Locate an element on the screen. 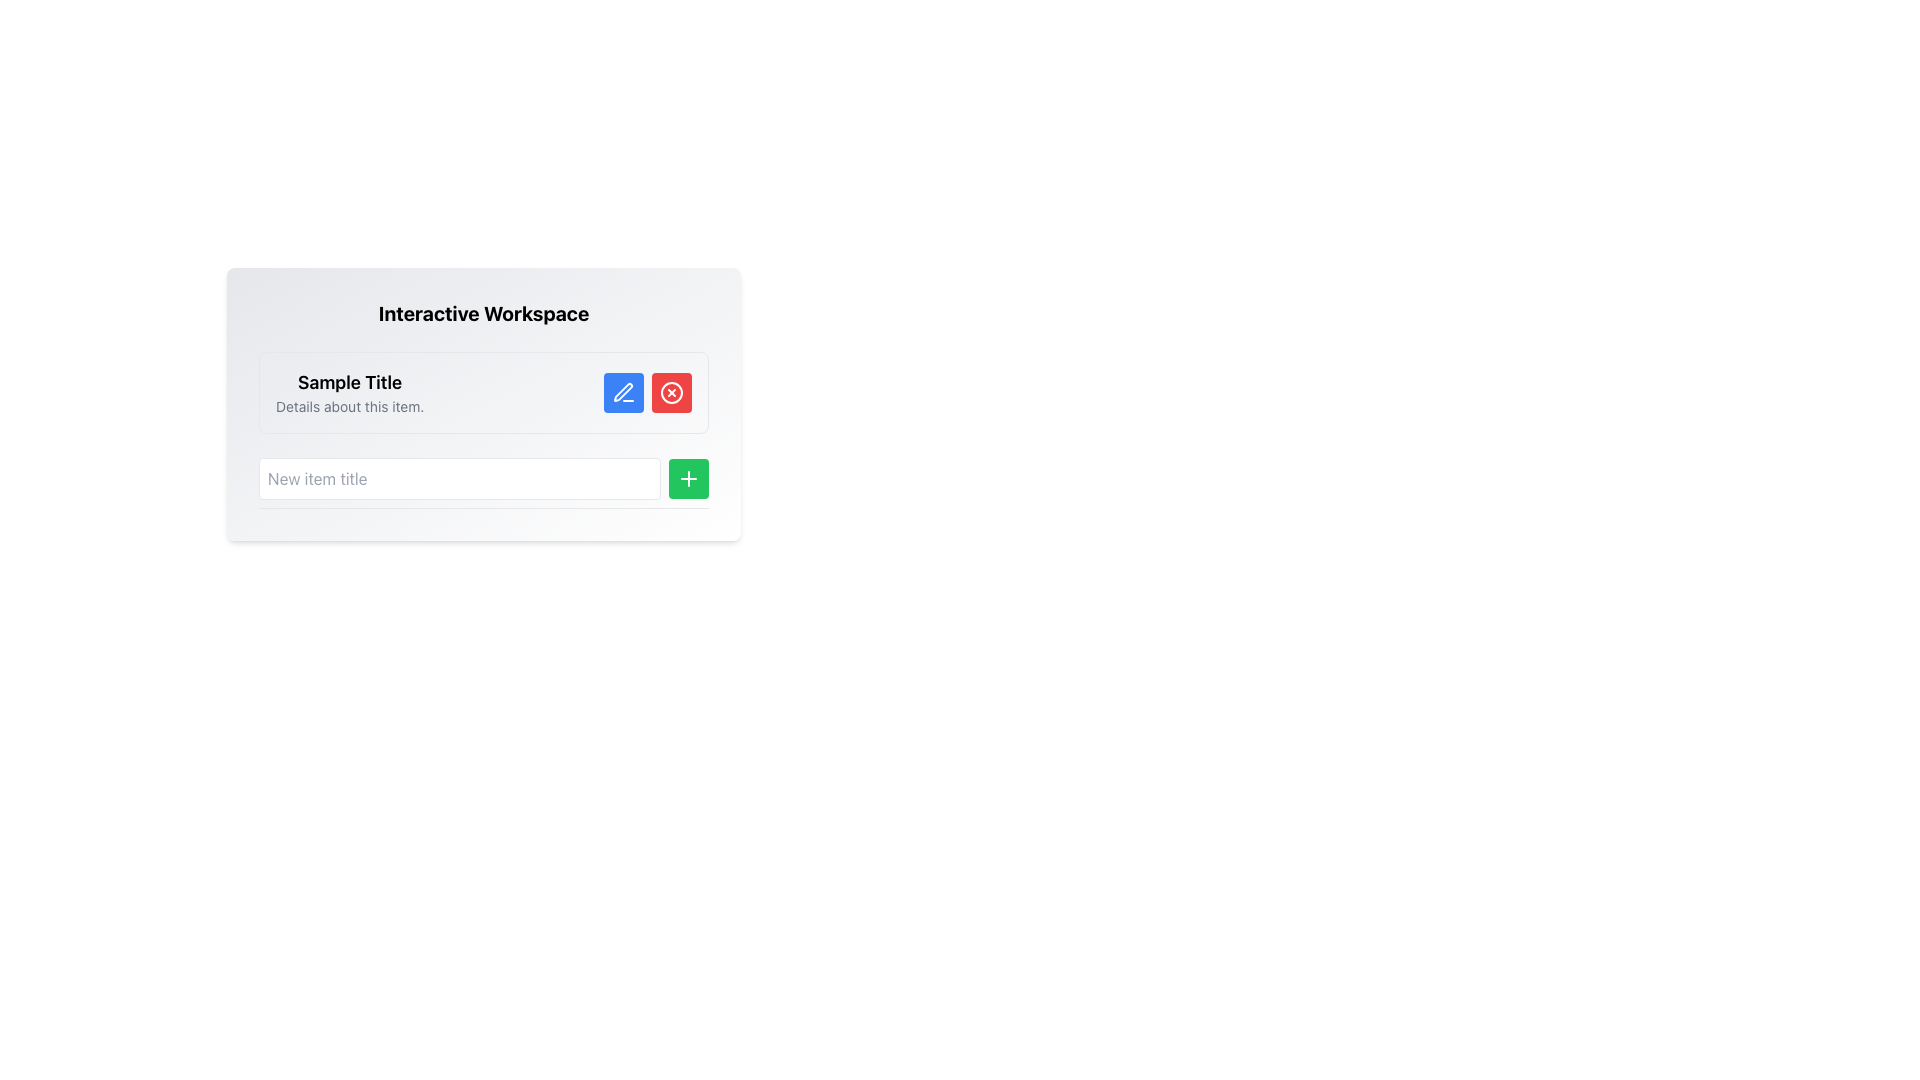 This screenshot has height=1080, width=1920. content from the Informational Section titled 'Interactive Workspace', which includes the subsection 'Sample Title' and details about the item is located at coordinates (484, 404).